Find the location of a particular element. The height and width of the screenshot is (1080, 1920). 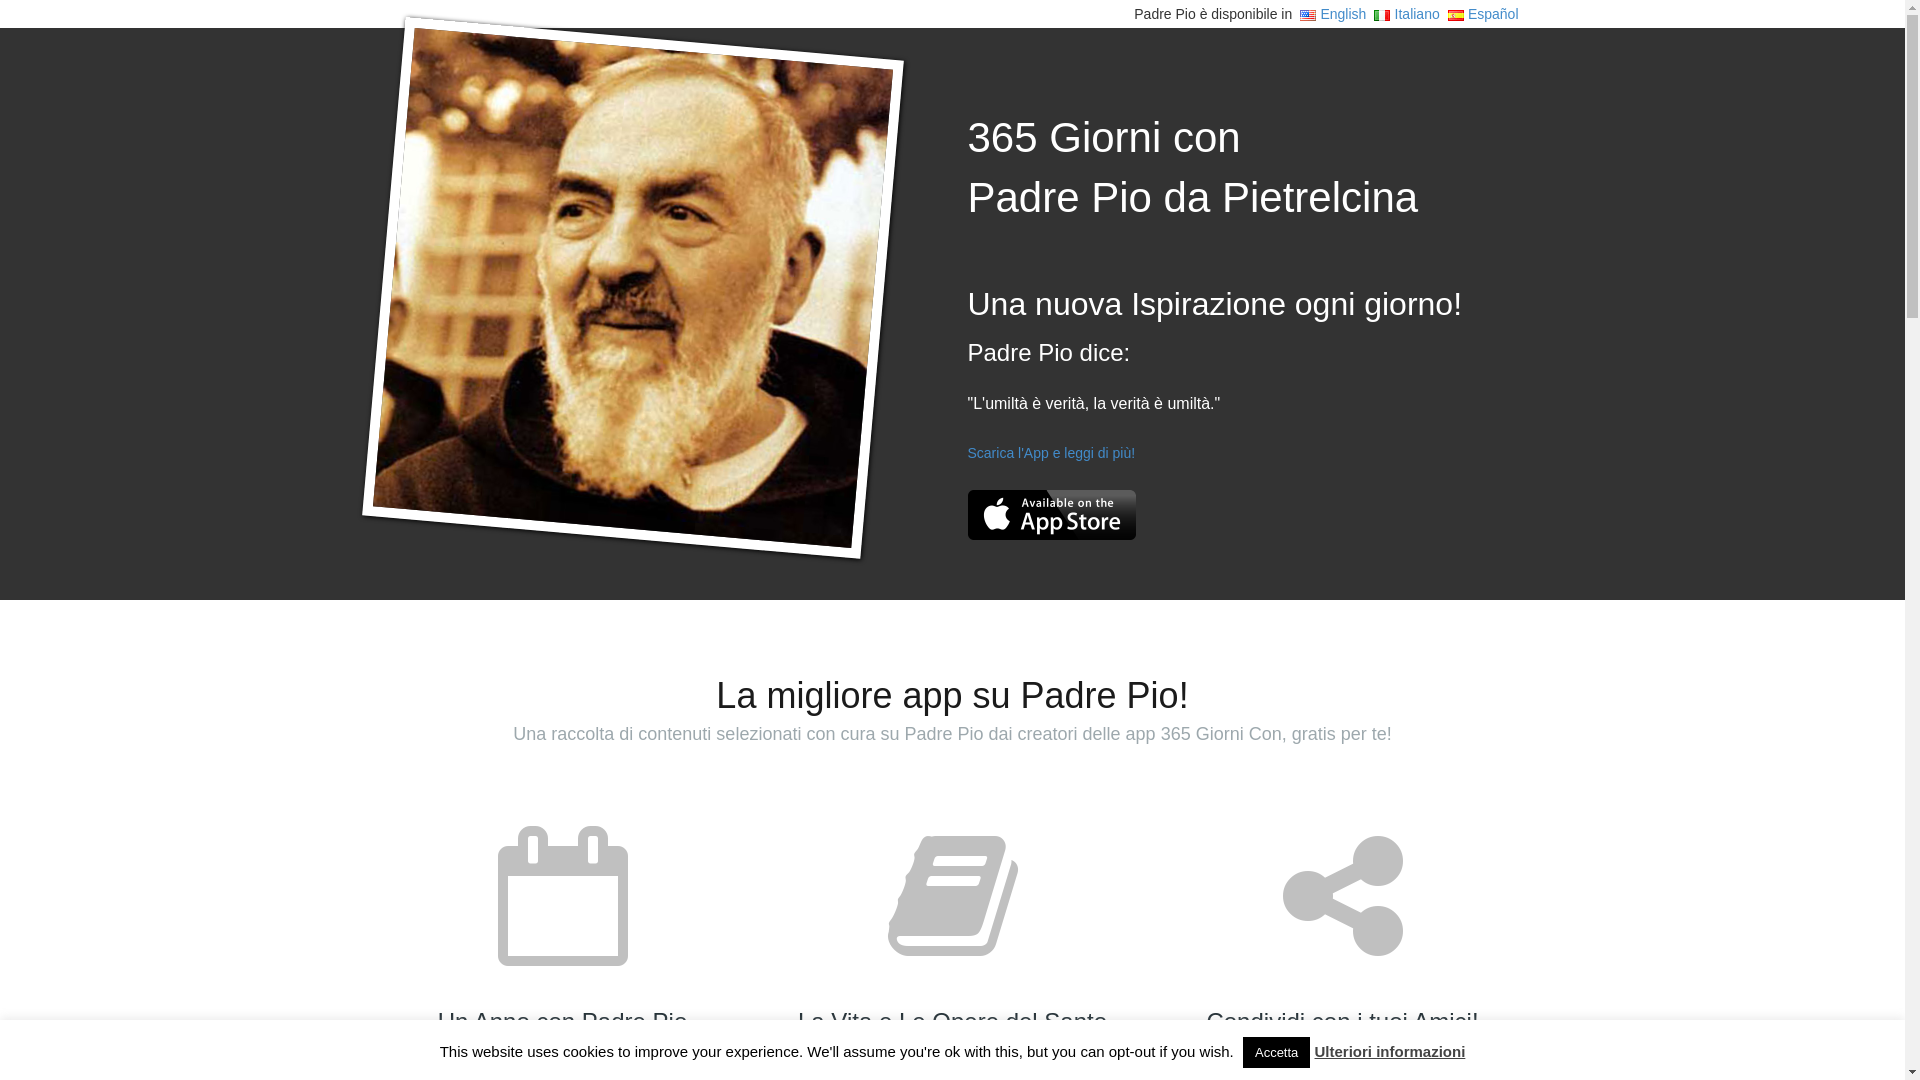

'Accetta' is located at coordinates (1275, 1051).